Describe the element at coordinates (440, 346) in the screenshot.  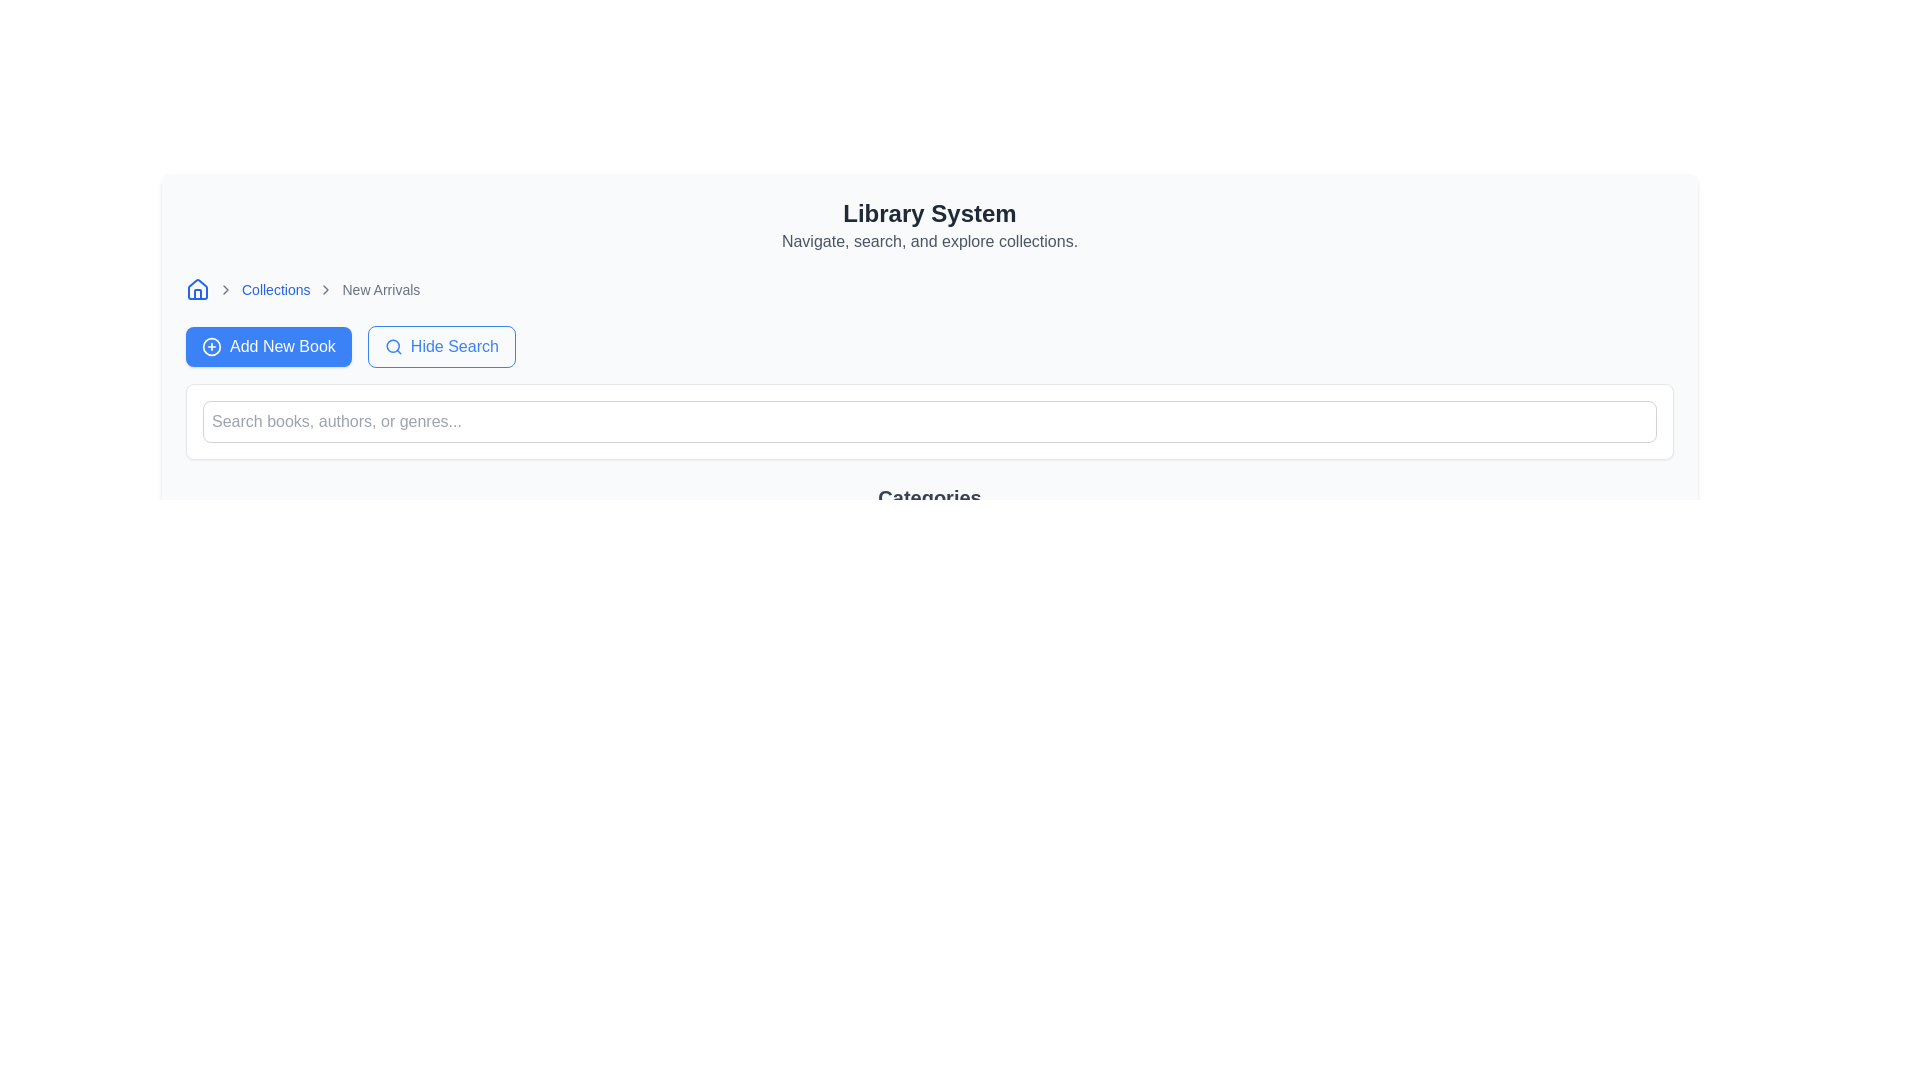
I see `the toggle visibility button located adjacent to the 'Add New Book' button in the header bar` at that location.